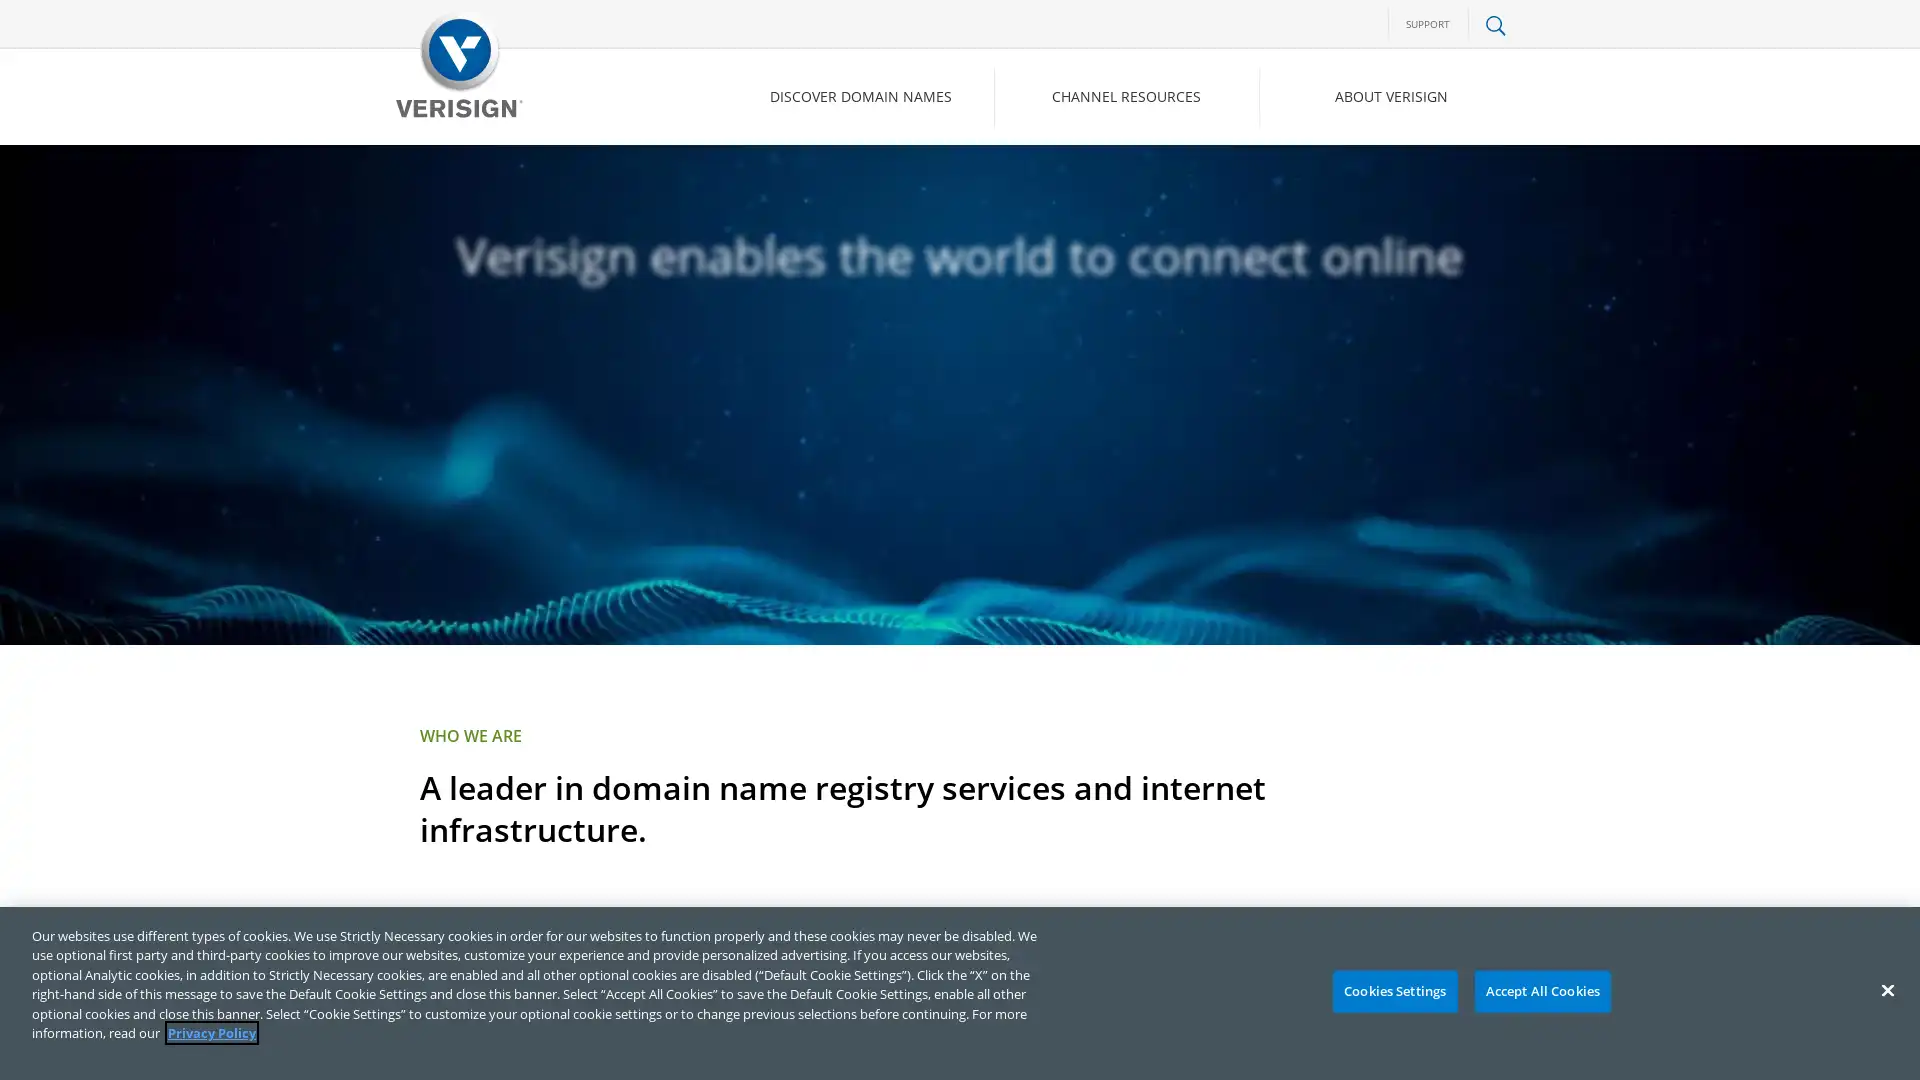 The image size is (1920, 1080). I want to click on Cookies Settings, so click(1393, 991).